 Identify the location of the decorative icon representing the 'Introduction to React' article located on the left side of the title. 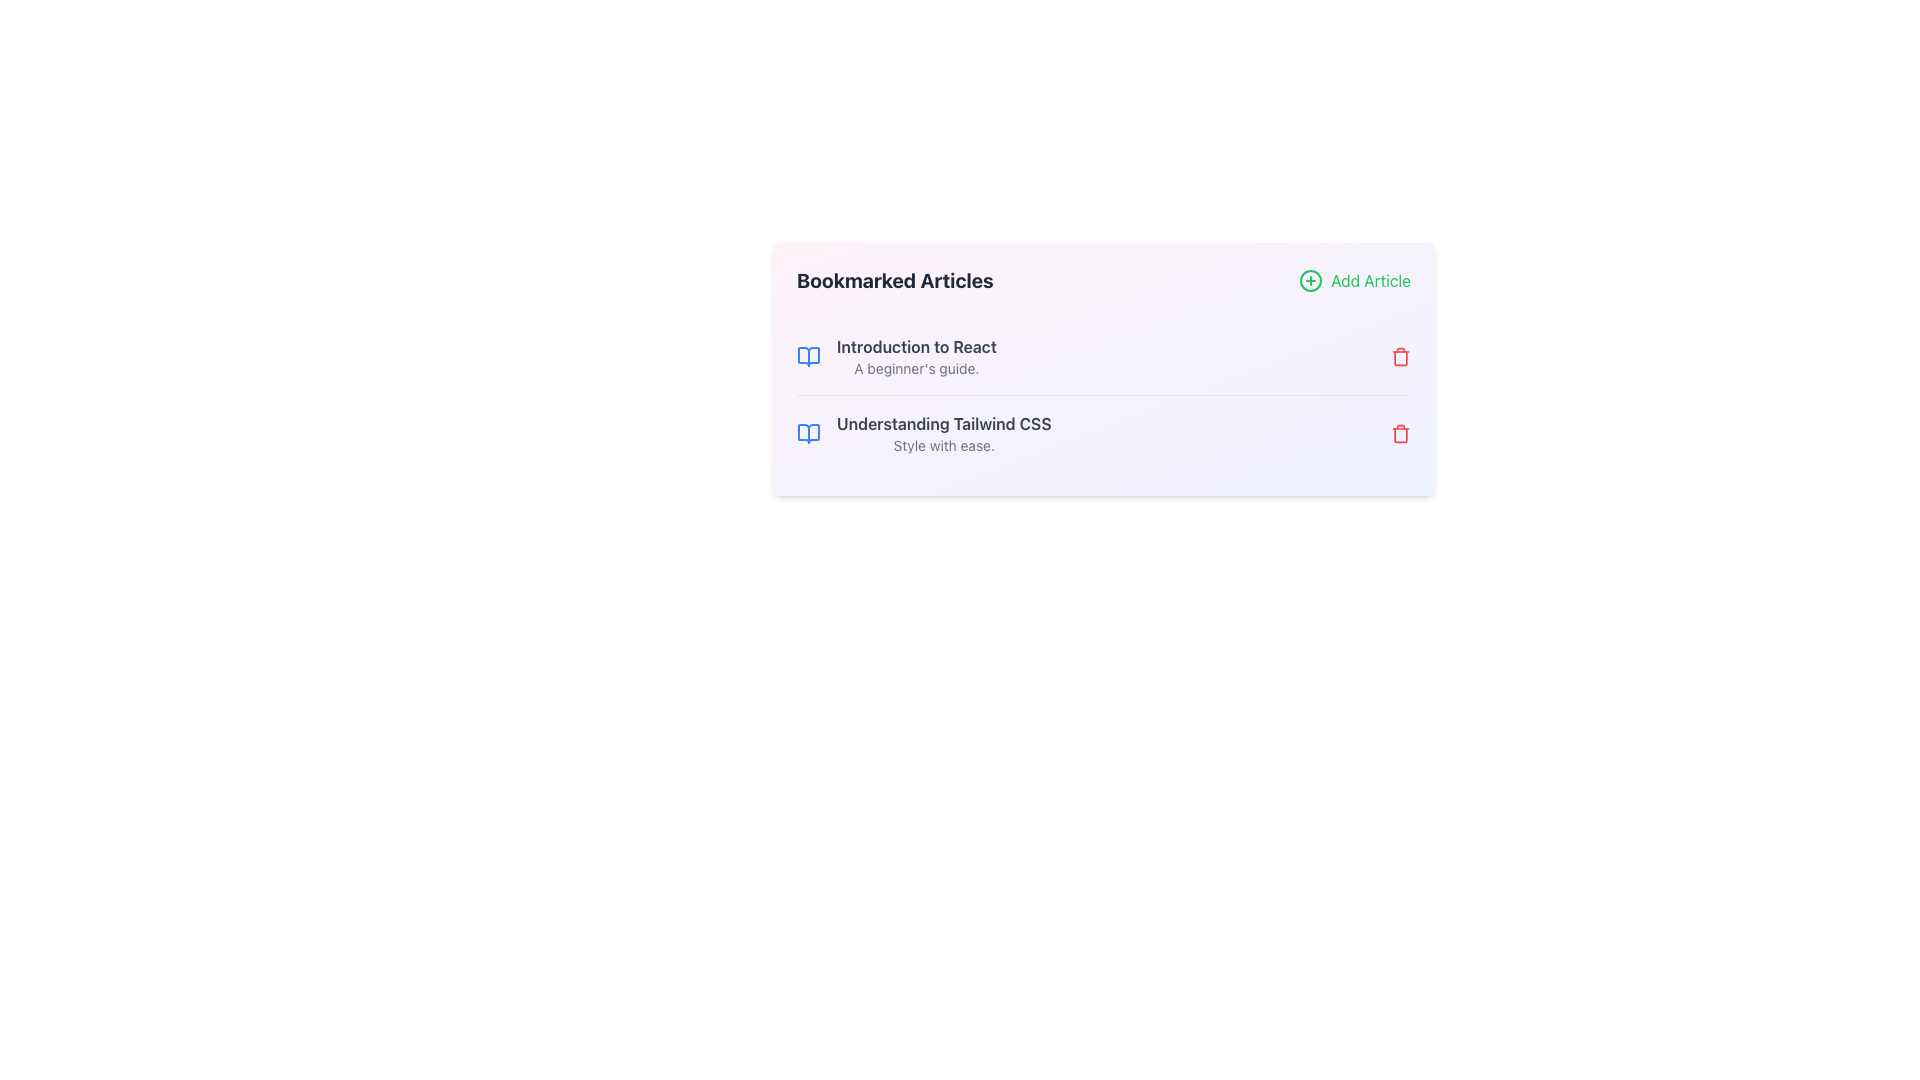
(809, 356).